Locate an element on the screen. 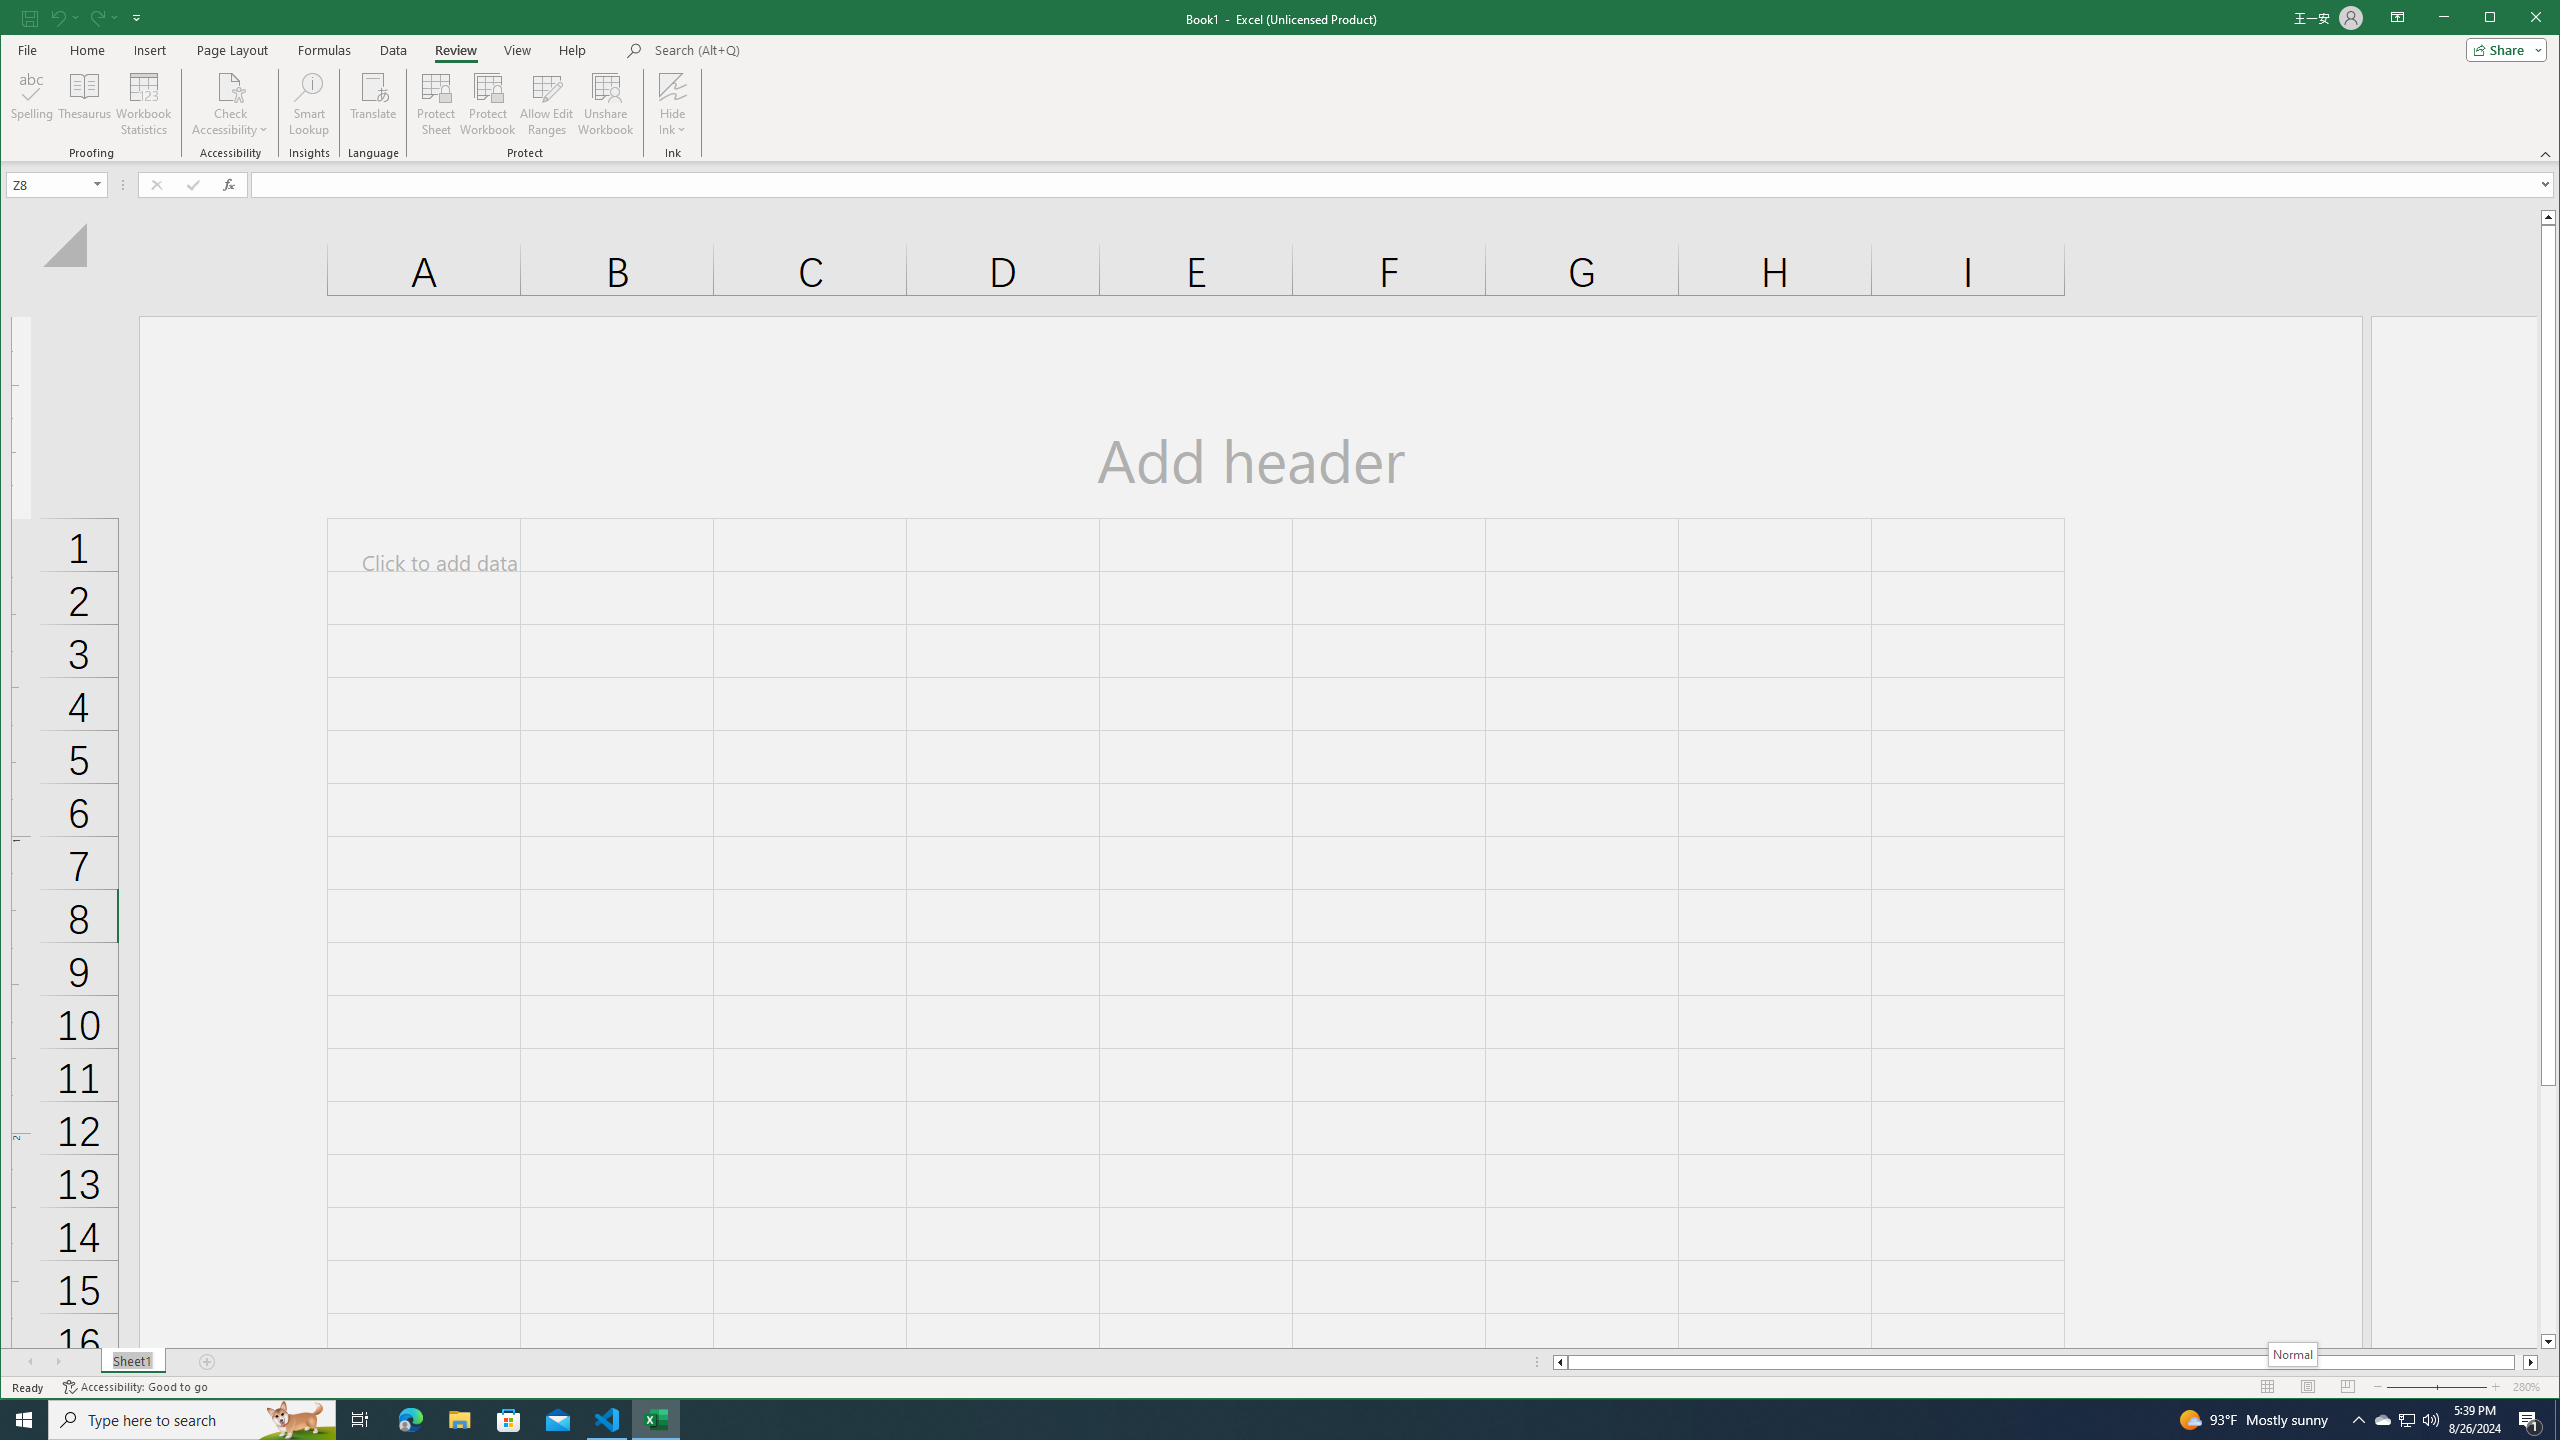  'Protect Sheet...' is located at coordinates (436, 103).